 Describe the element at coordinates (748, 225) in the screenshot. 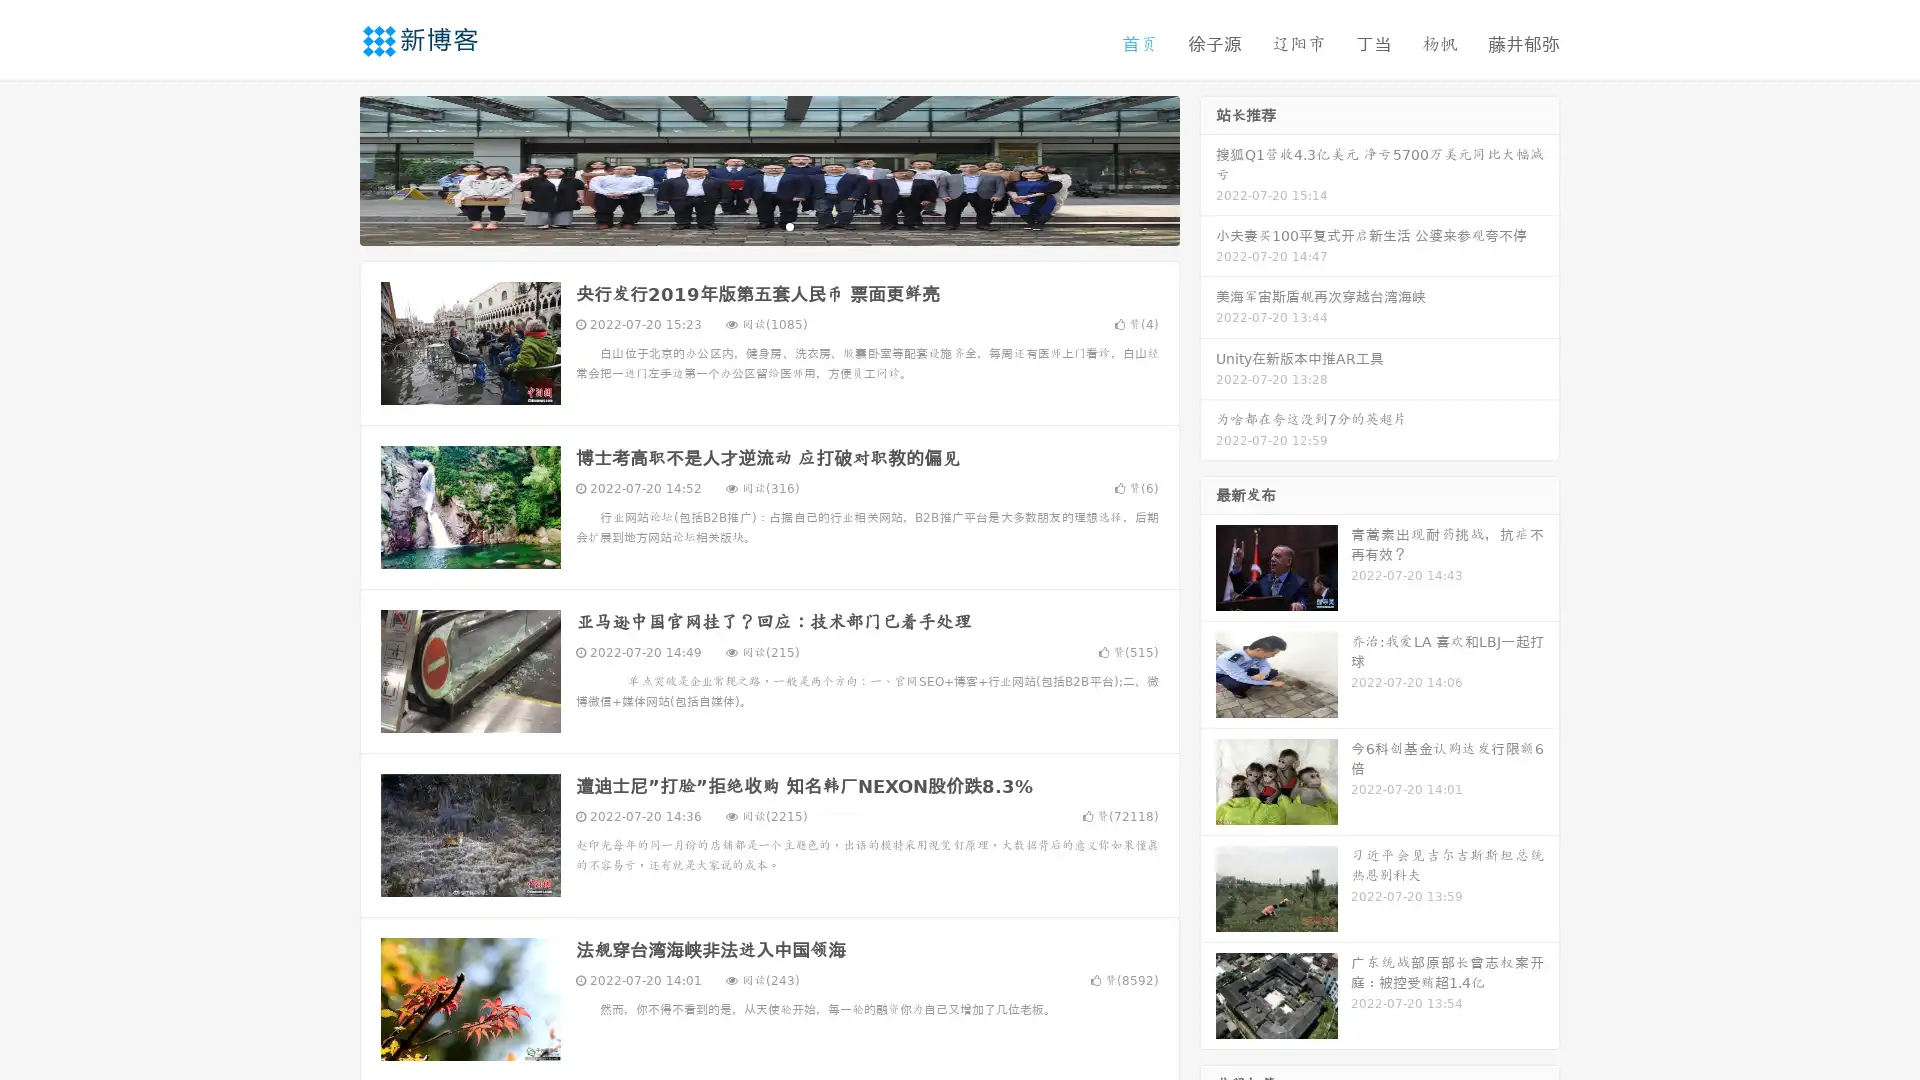

I see `Go to slide 1` at that location.